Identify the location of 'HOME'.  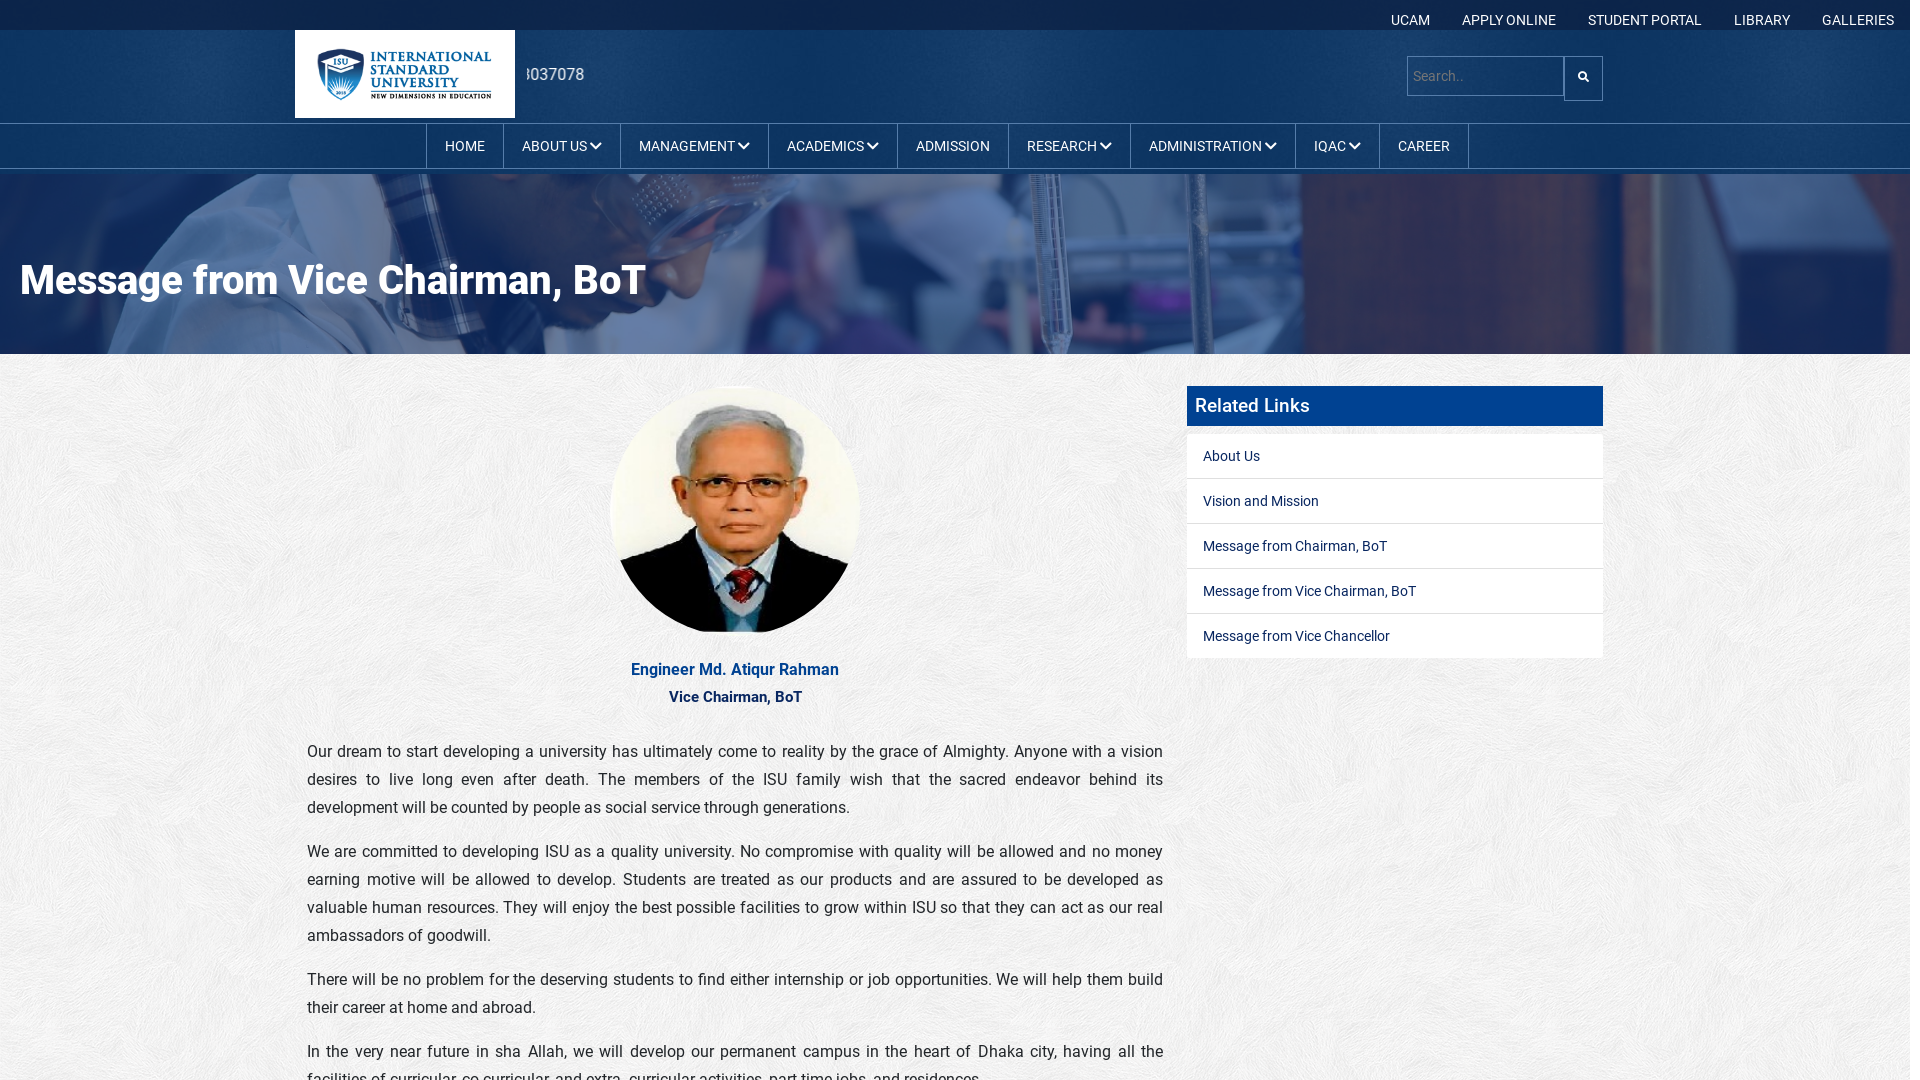
(463, 145).